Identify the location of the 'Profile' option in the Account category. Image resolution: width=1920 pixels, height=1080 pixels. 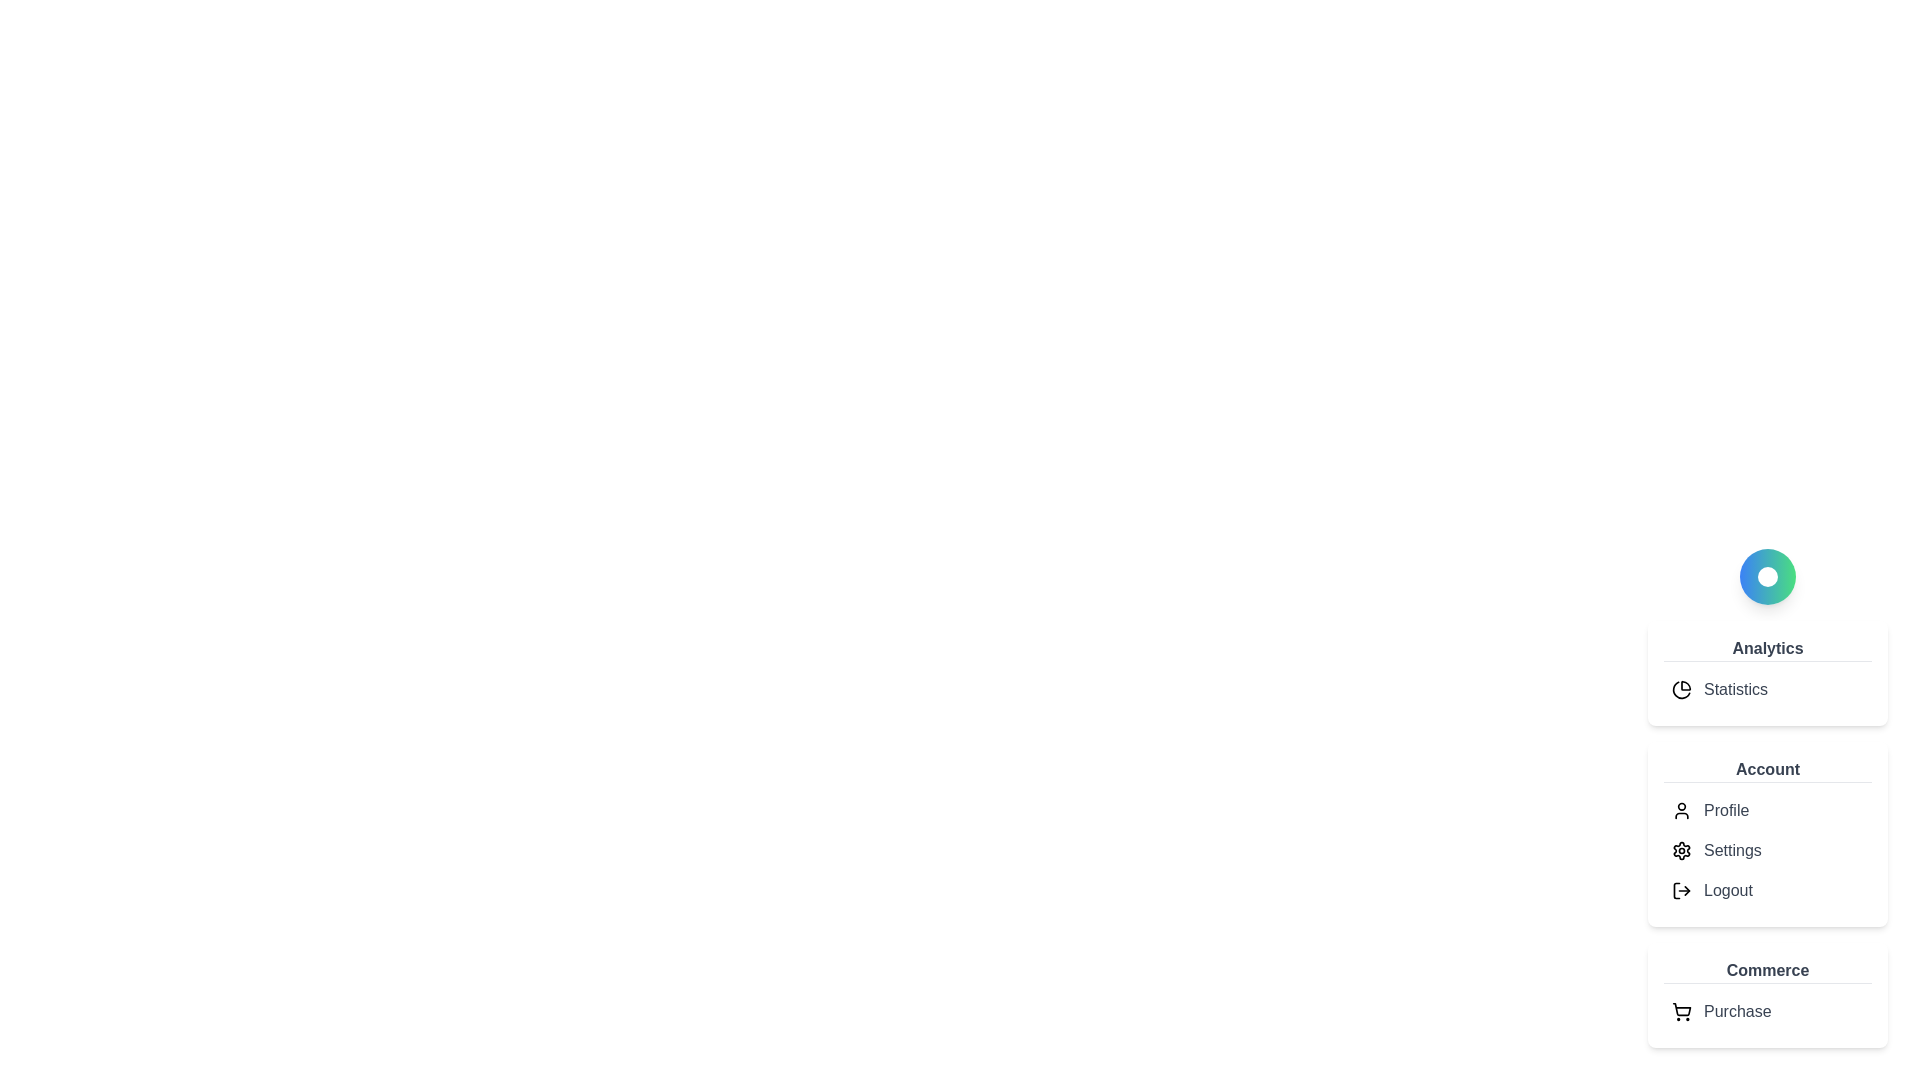
(1725, 810).